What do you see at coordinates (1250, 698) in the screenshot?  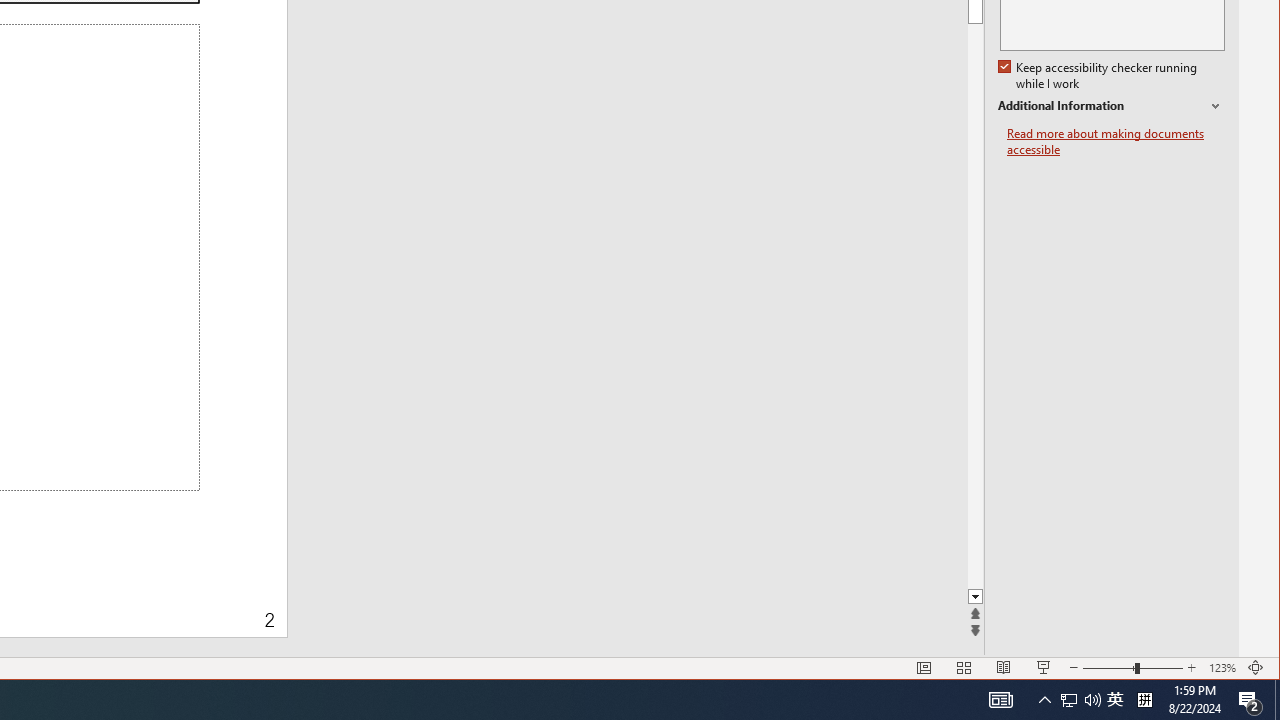 I see `'Action Center, 2 new notifications'` at bounding box center [1250, 698].